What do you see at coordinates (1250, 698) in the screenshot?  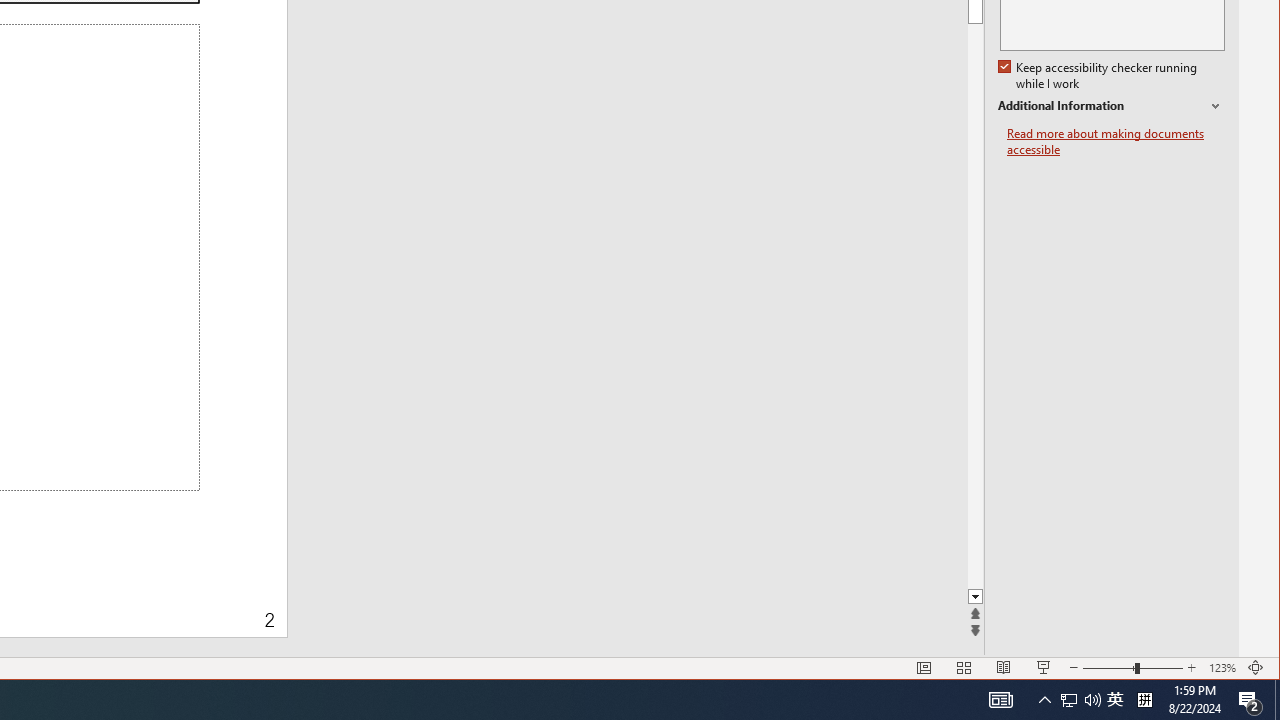 I see `'Action Center, 2 new notifications'` at bounding box center [1250, 698].